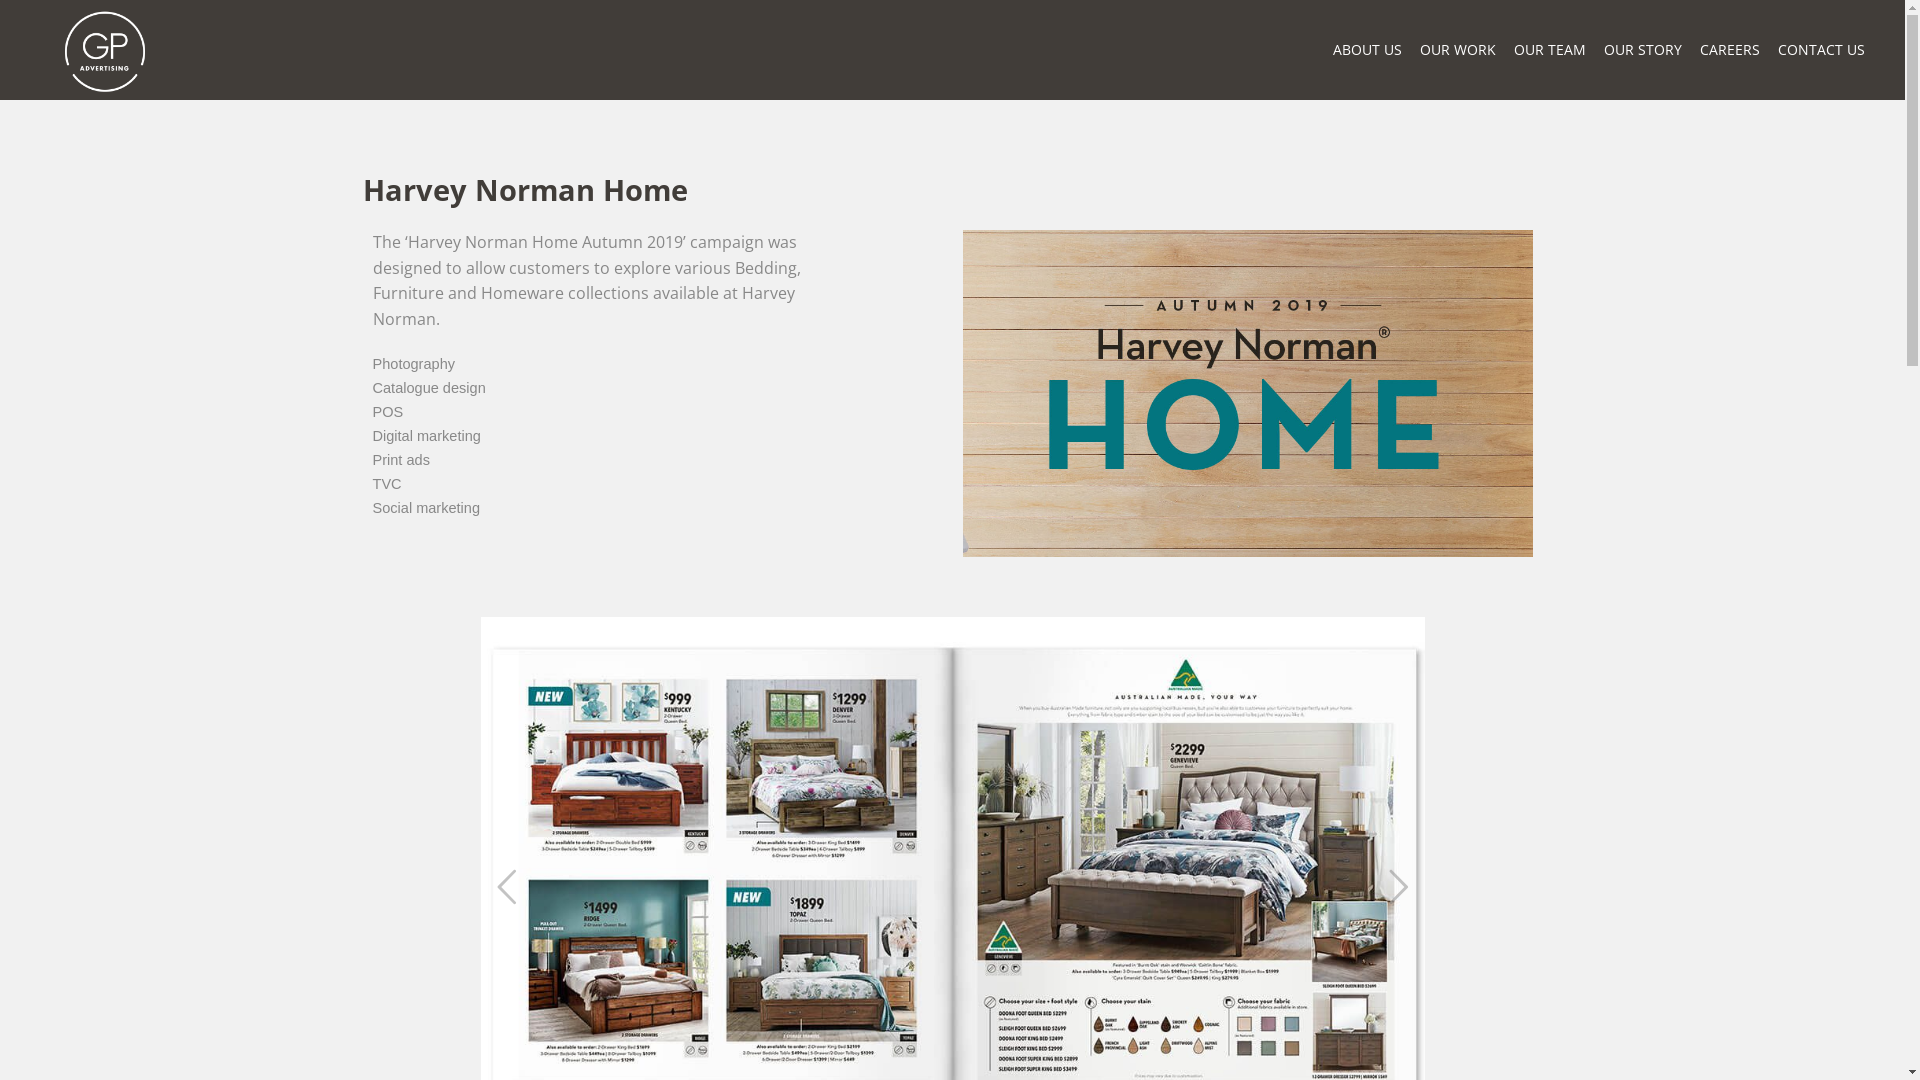  What do you see at coordinates (1549, 48) in the screenshot?
I see `'OUR TEAM'` at bounding box center [1549, 48].